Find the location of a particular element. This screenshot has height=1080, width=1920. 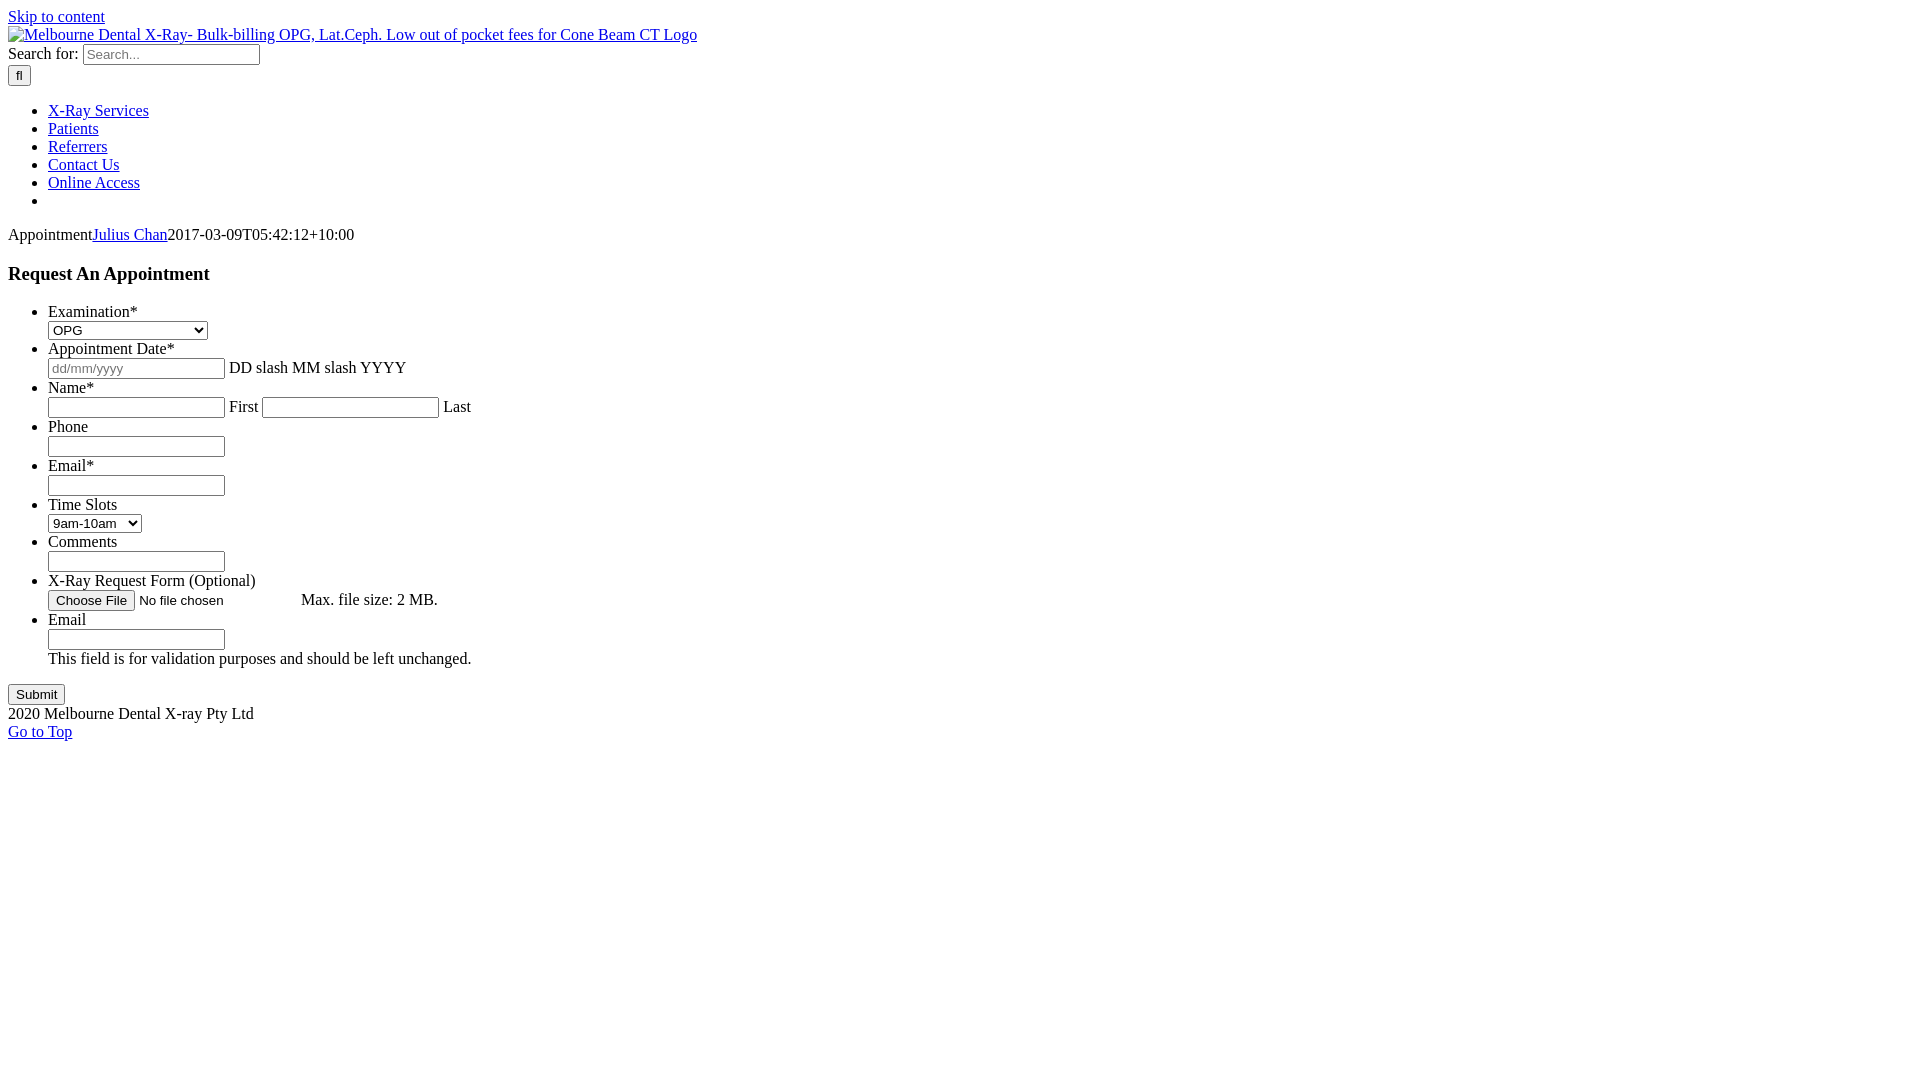

'Online Access' is located at coordinates (93, 182).